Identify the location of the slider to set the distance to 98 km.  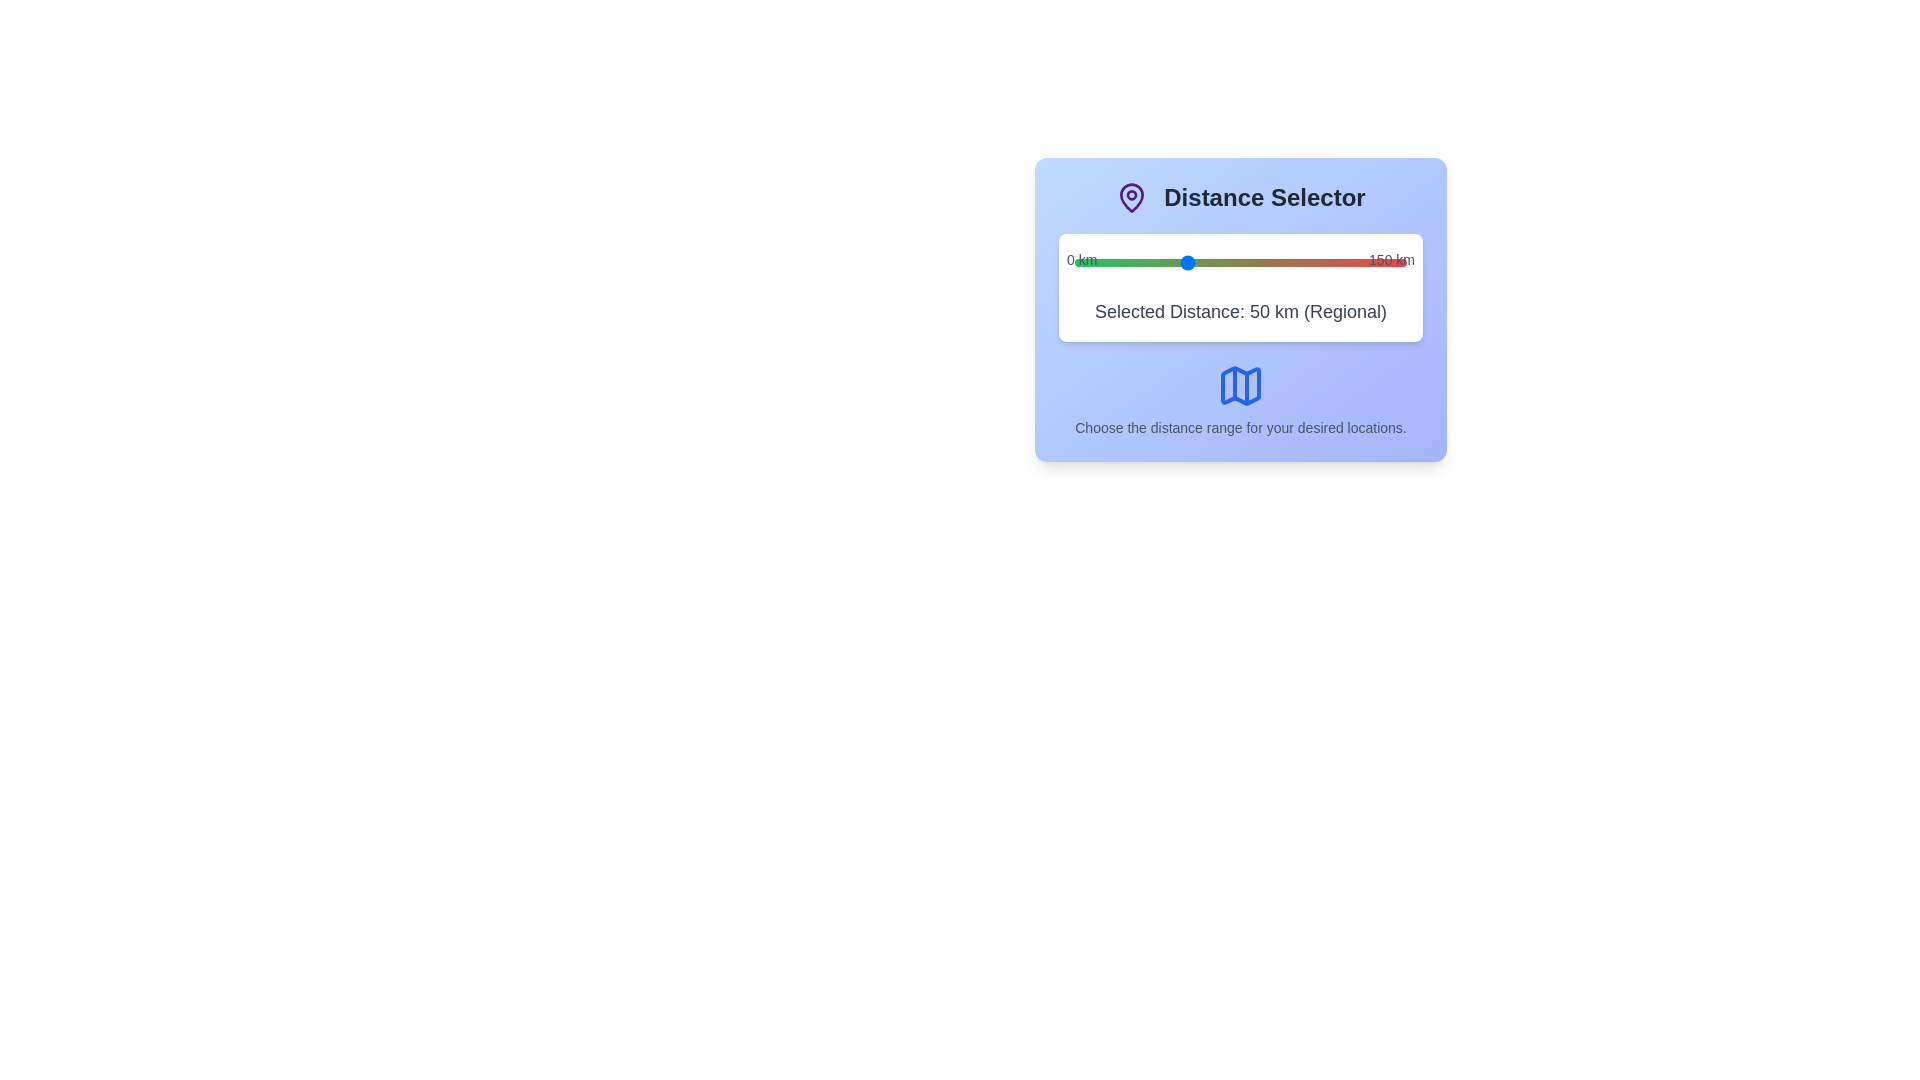
(1291, 261).